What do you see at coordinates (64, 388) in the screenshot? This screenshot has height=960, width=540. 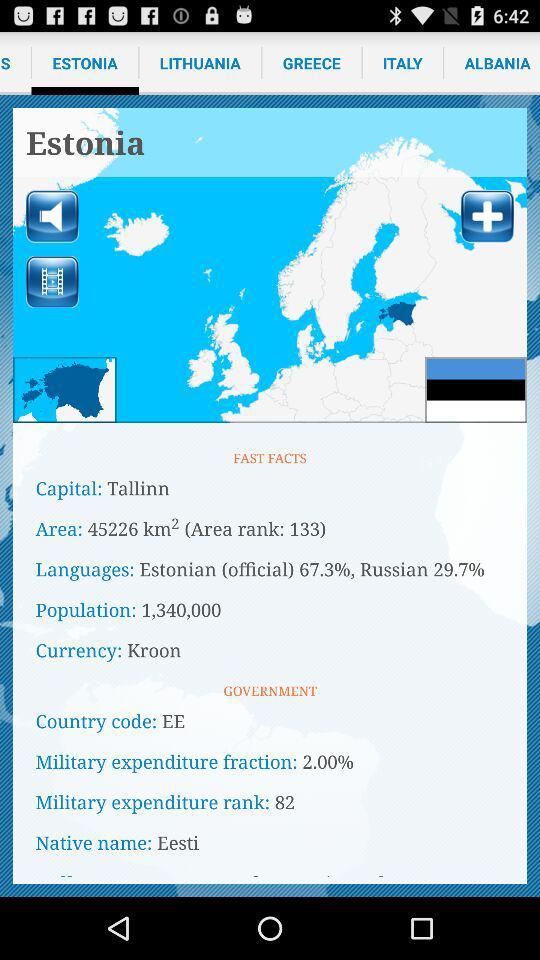 I see `area button` at bounding box center [64, 388].